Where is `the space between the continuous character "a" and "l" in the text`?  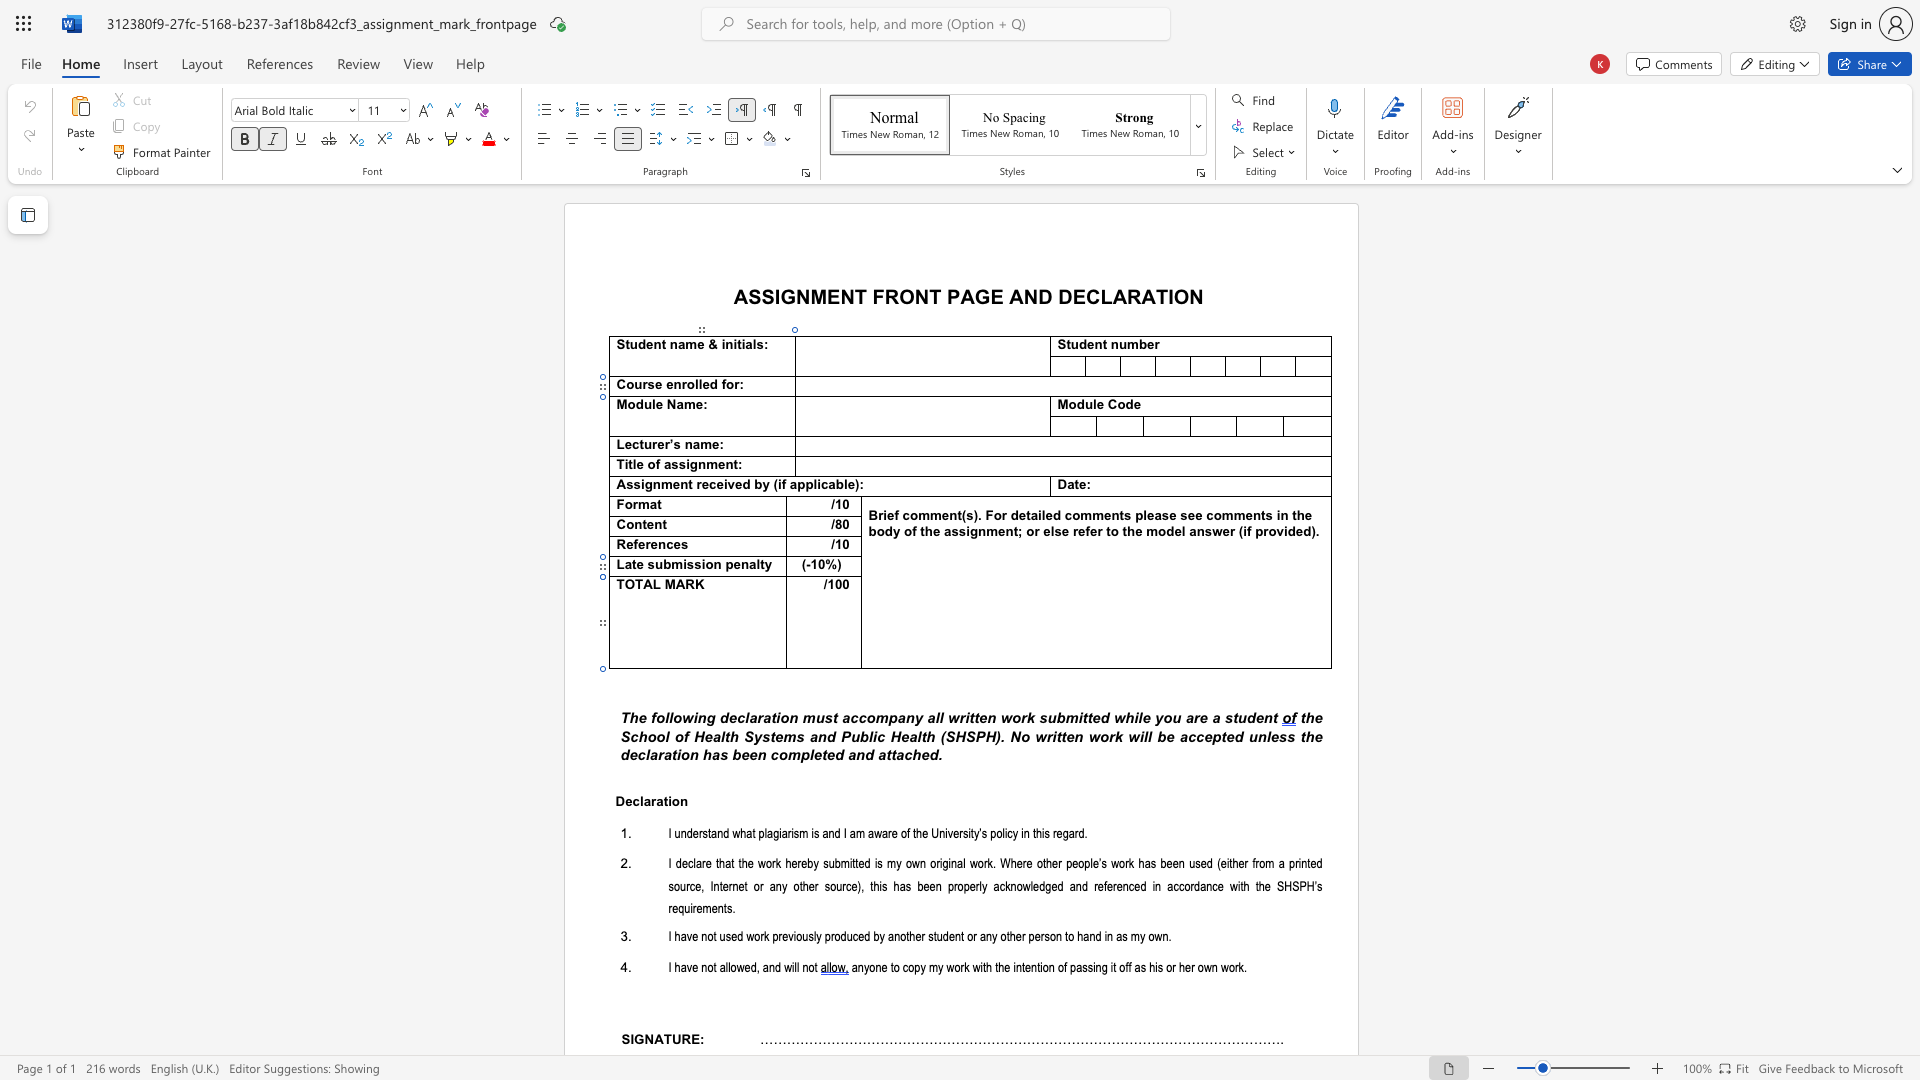 the space between the continuous character "a" and "l" in the text is located at coordinates (750, 343).